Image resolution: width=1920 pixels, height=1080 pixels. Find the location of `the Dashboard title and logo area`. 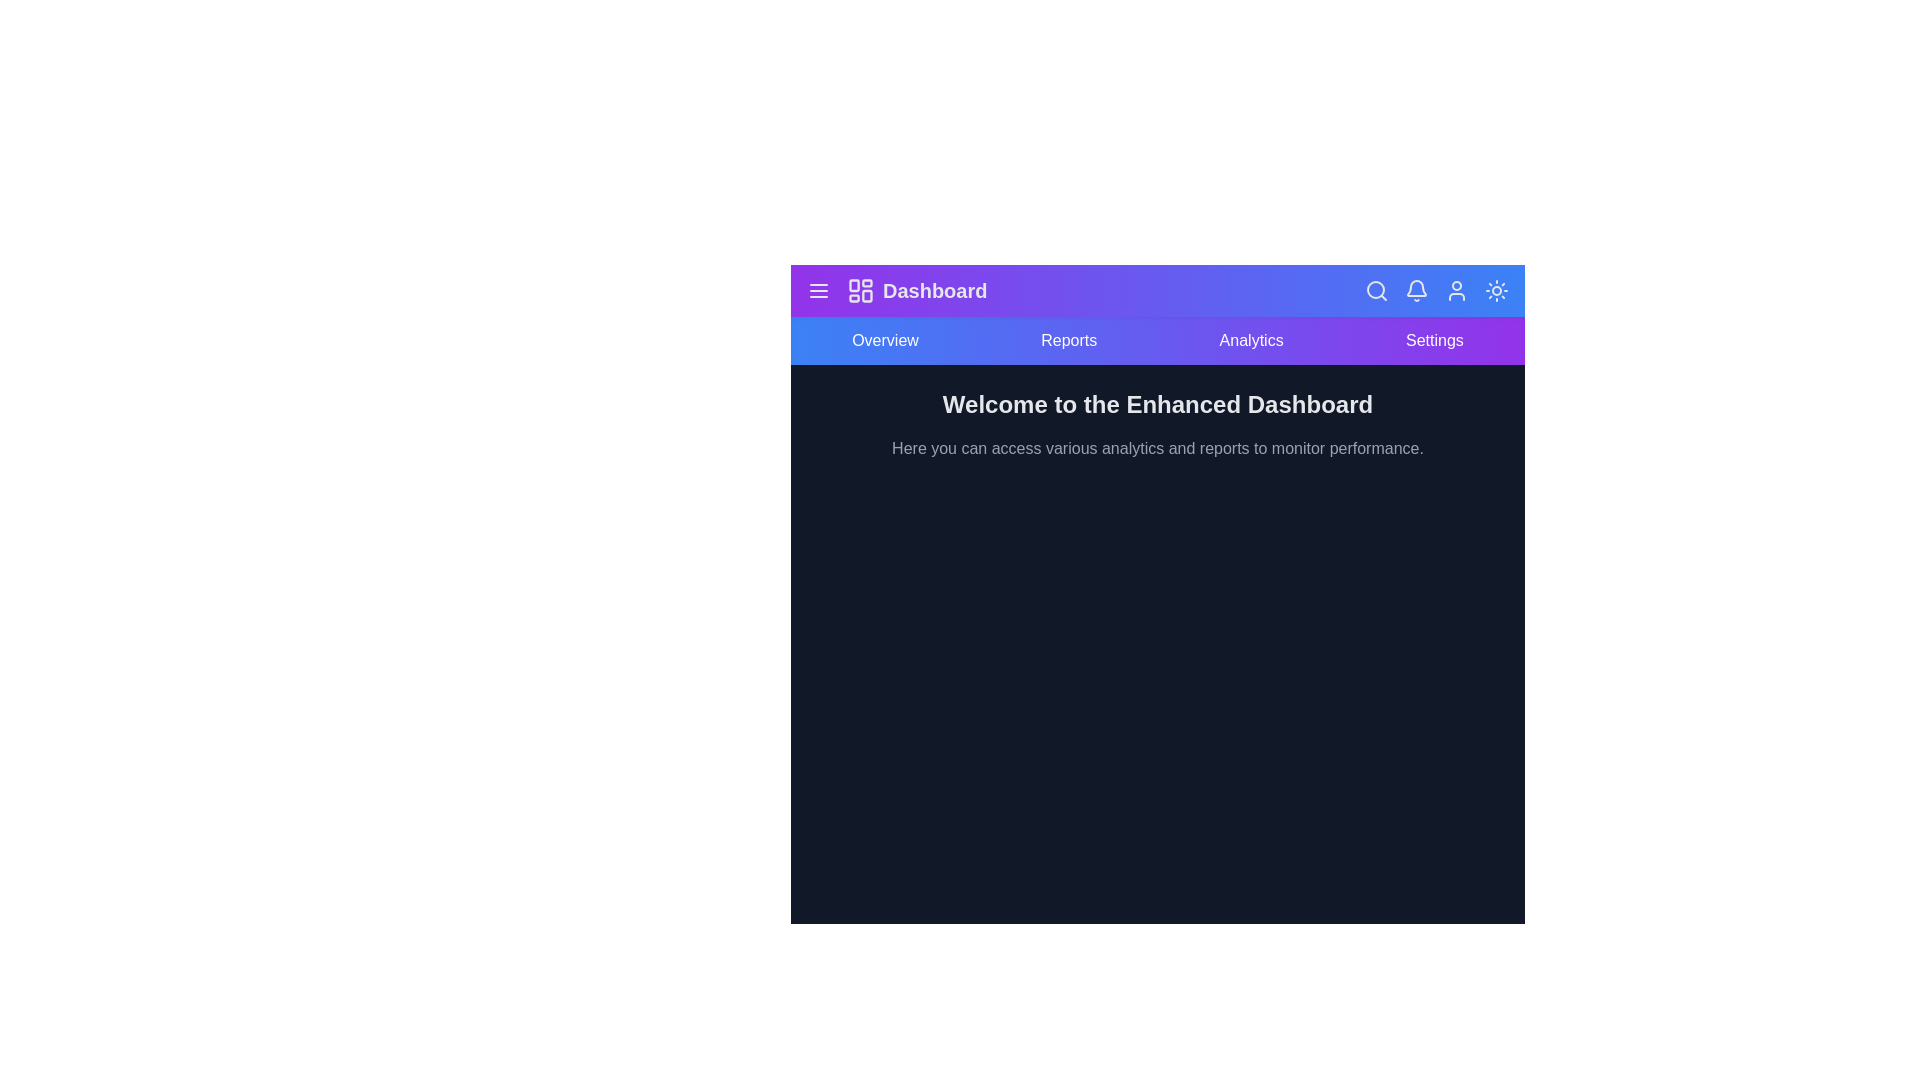

the Dashboard title and logo area is located at coordinates (915, 290).